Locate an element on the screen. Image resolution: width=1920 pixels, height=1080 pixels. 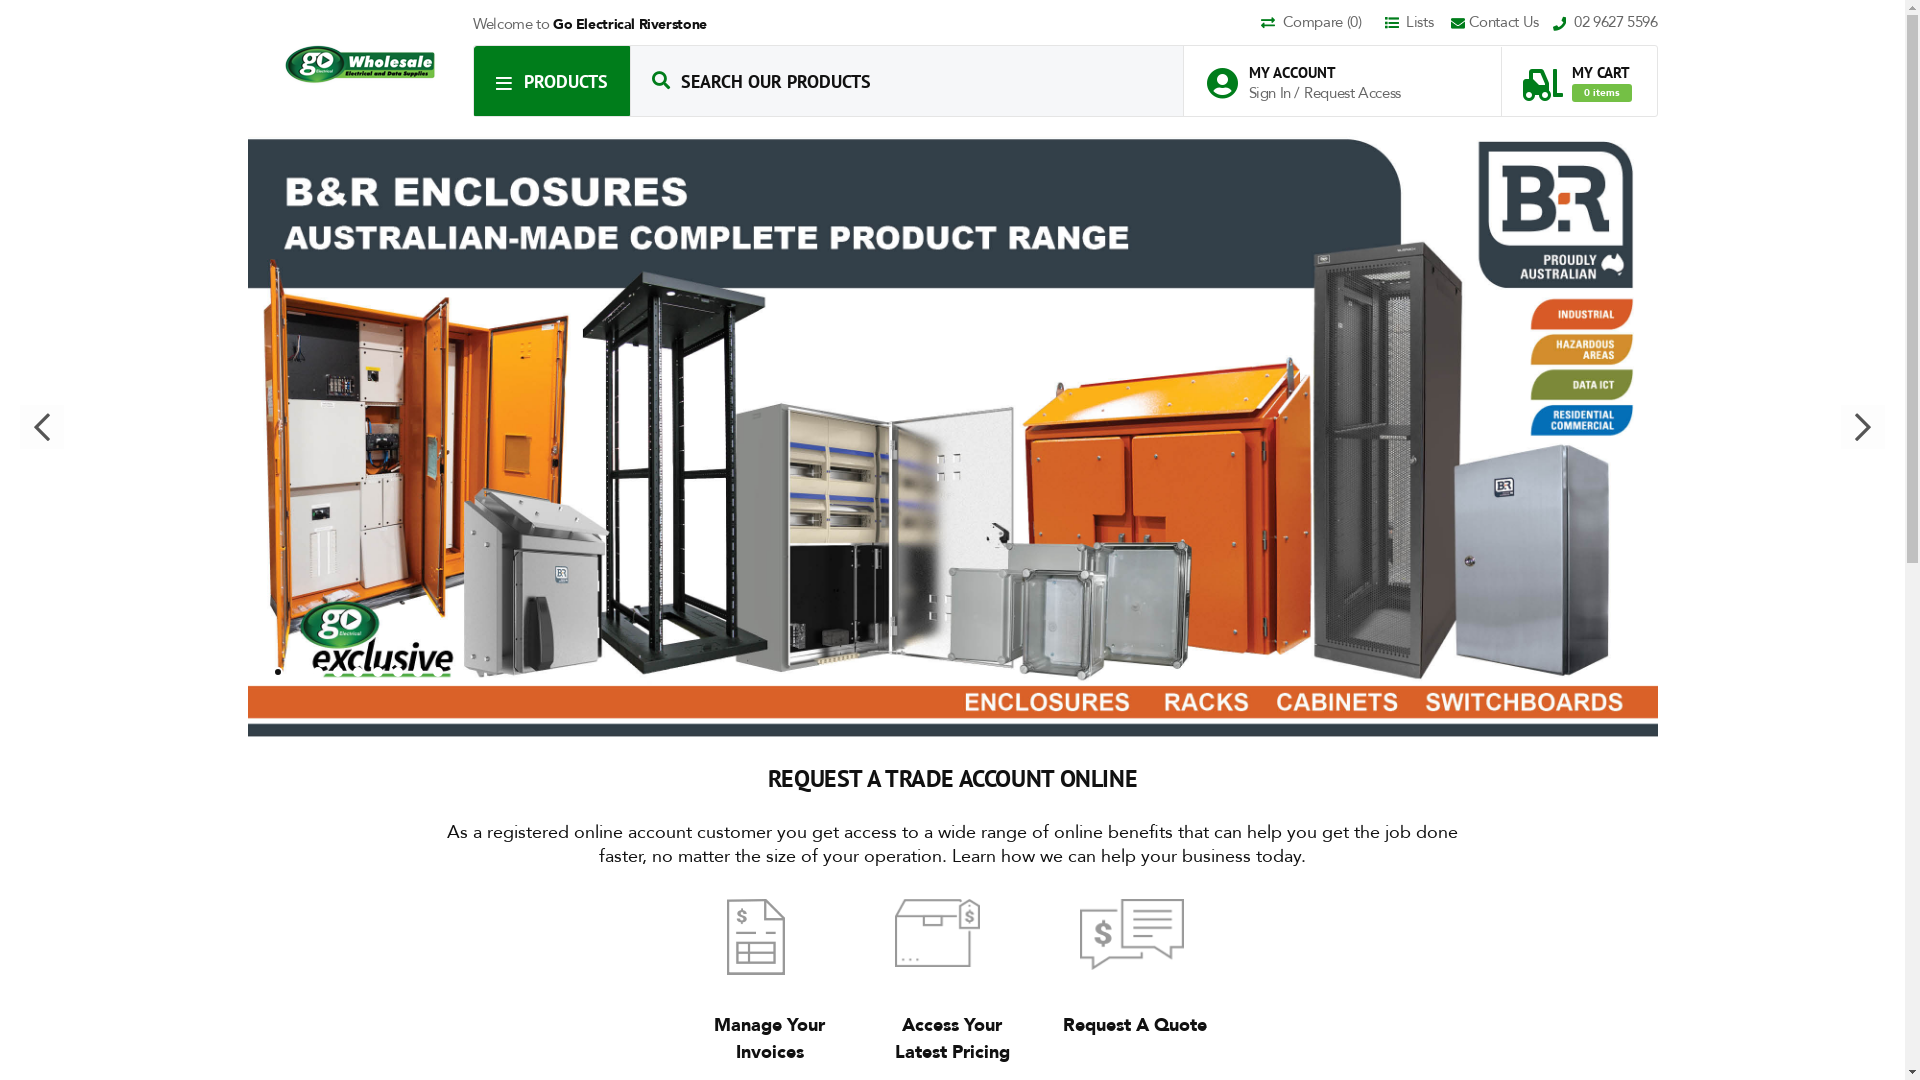
'6' is located at coordinates (356, 671).